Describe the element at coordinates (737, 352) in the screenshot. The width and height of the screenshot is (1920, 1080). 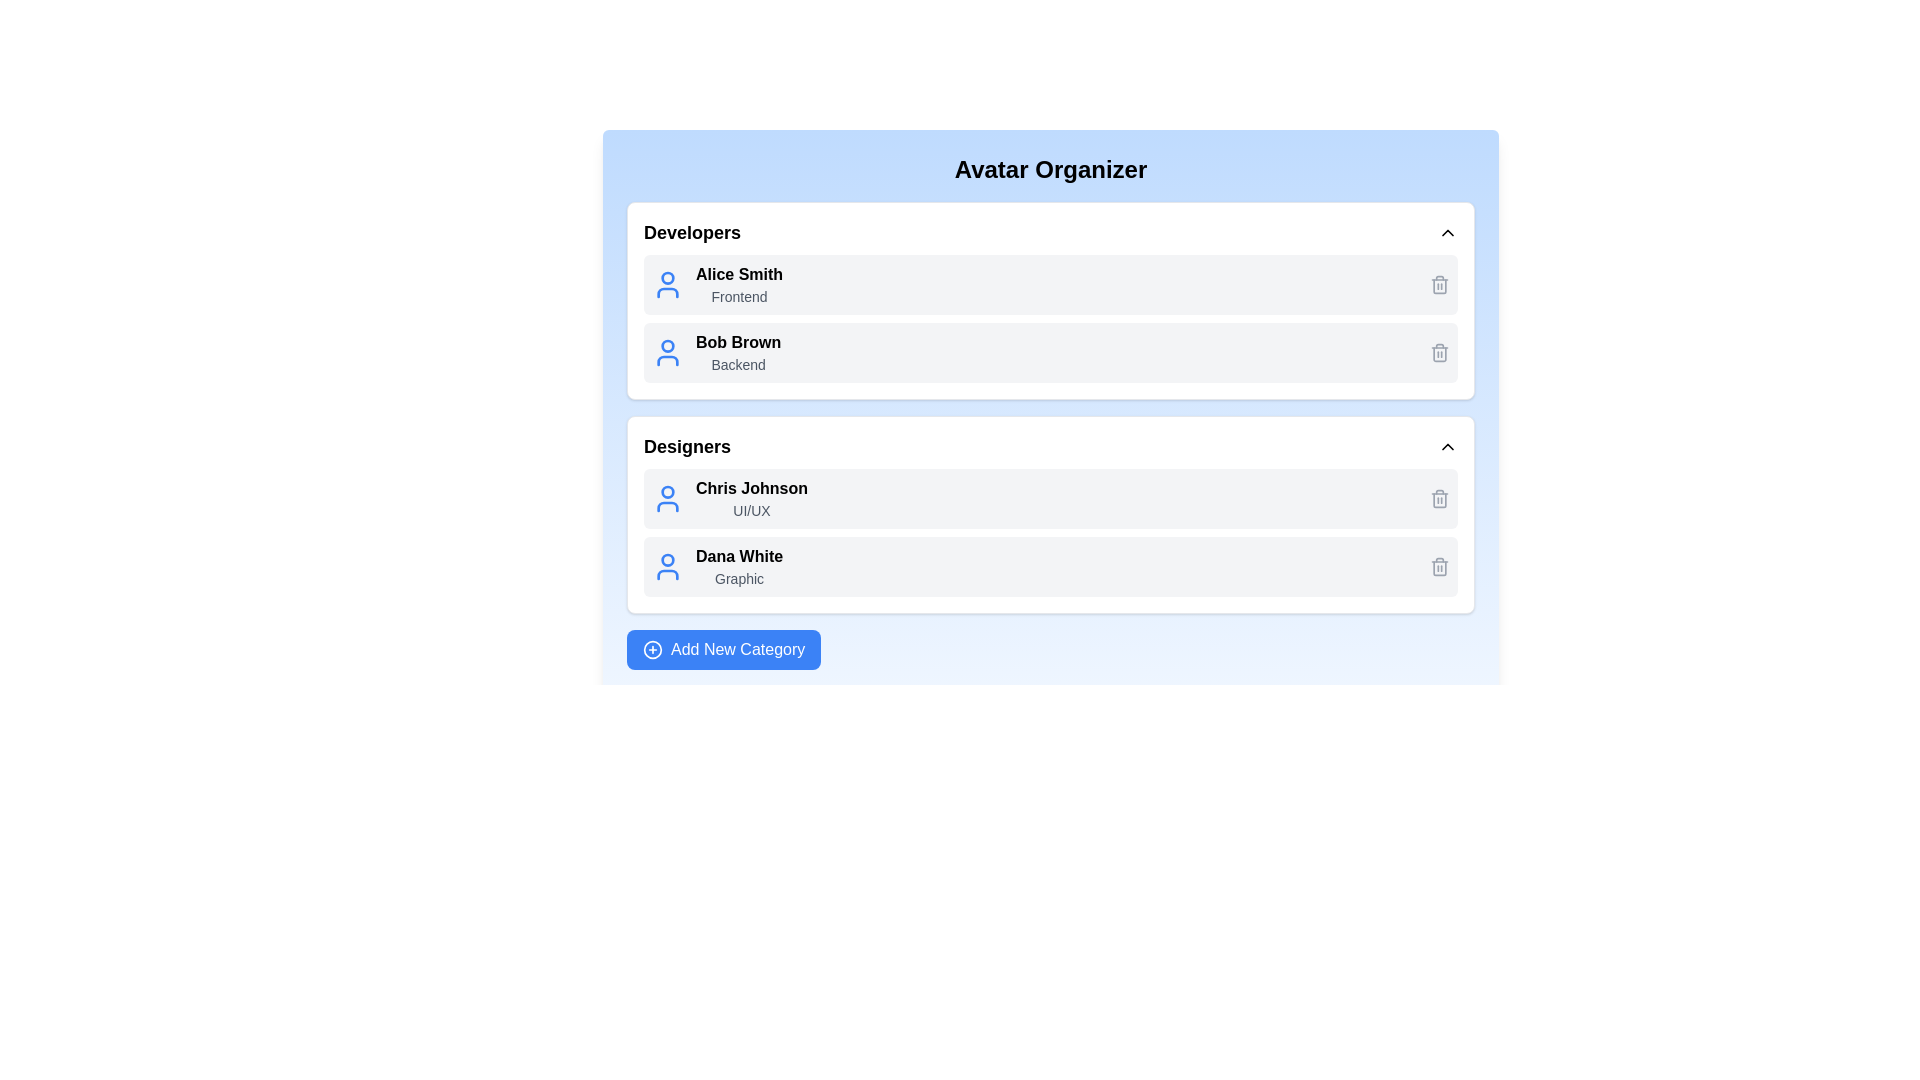
I see `the Text label displaying user information for 'Bob Brown' and their role 'Backend' in the 'Developers' section` at that location.